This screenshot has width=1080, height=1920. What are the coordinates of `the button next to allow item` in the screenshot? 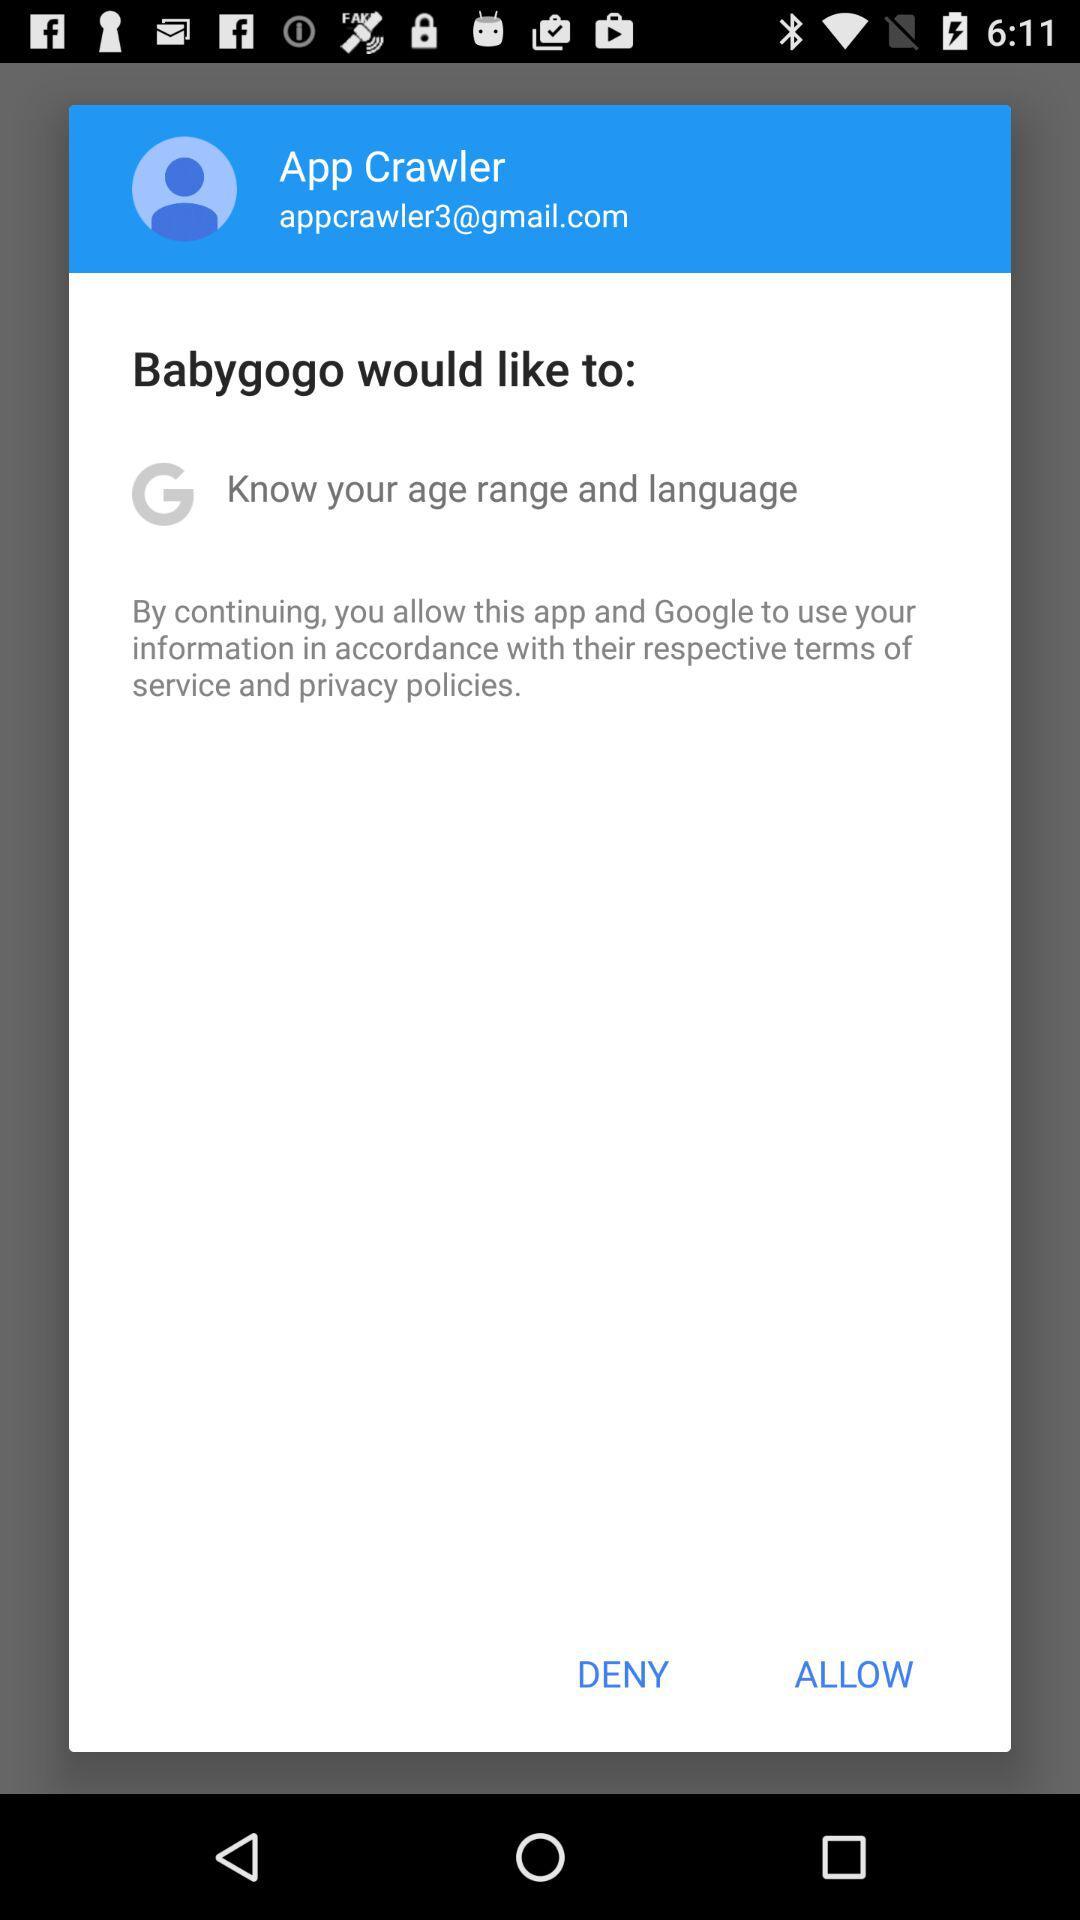 It's located at (621, 1673).